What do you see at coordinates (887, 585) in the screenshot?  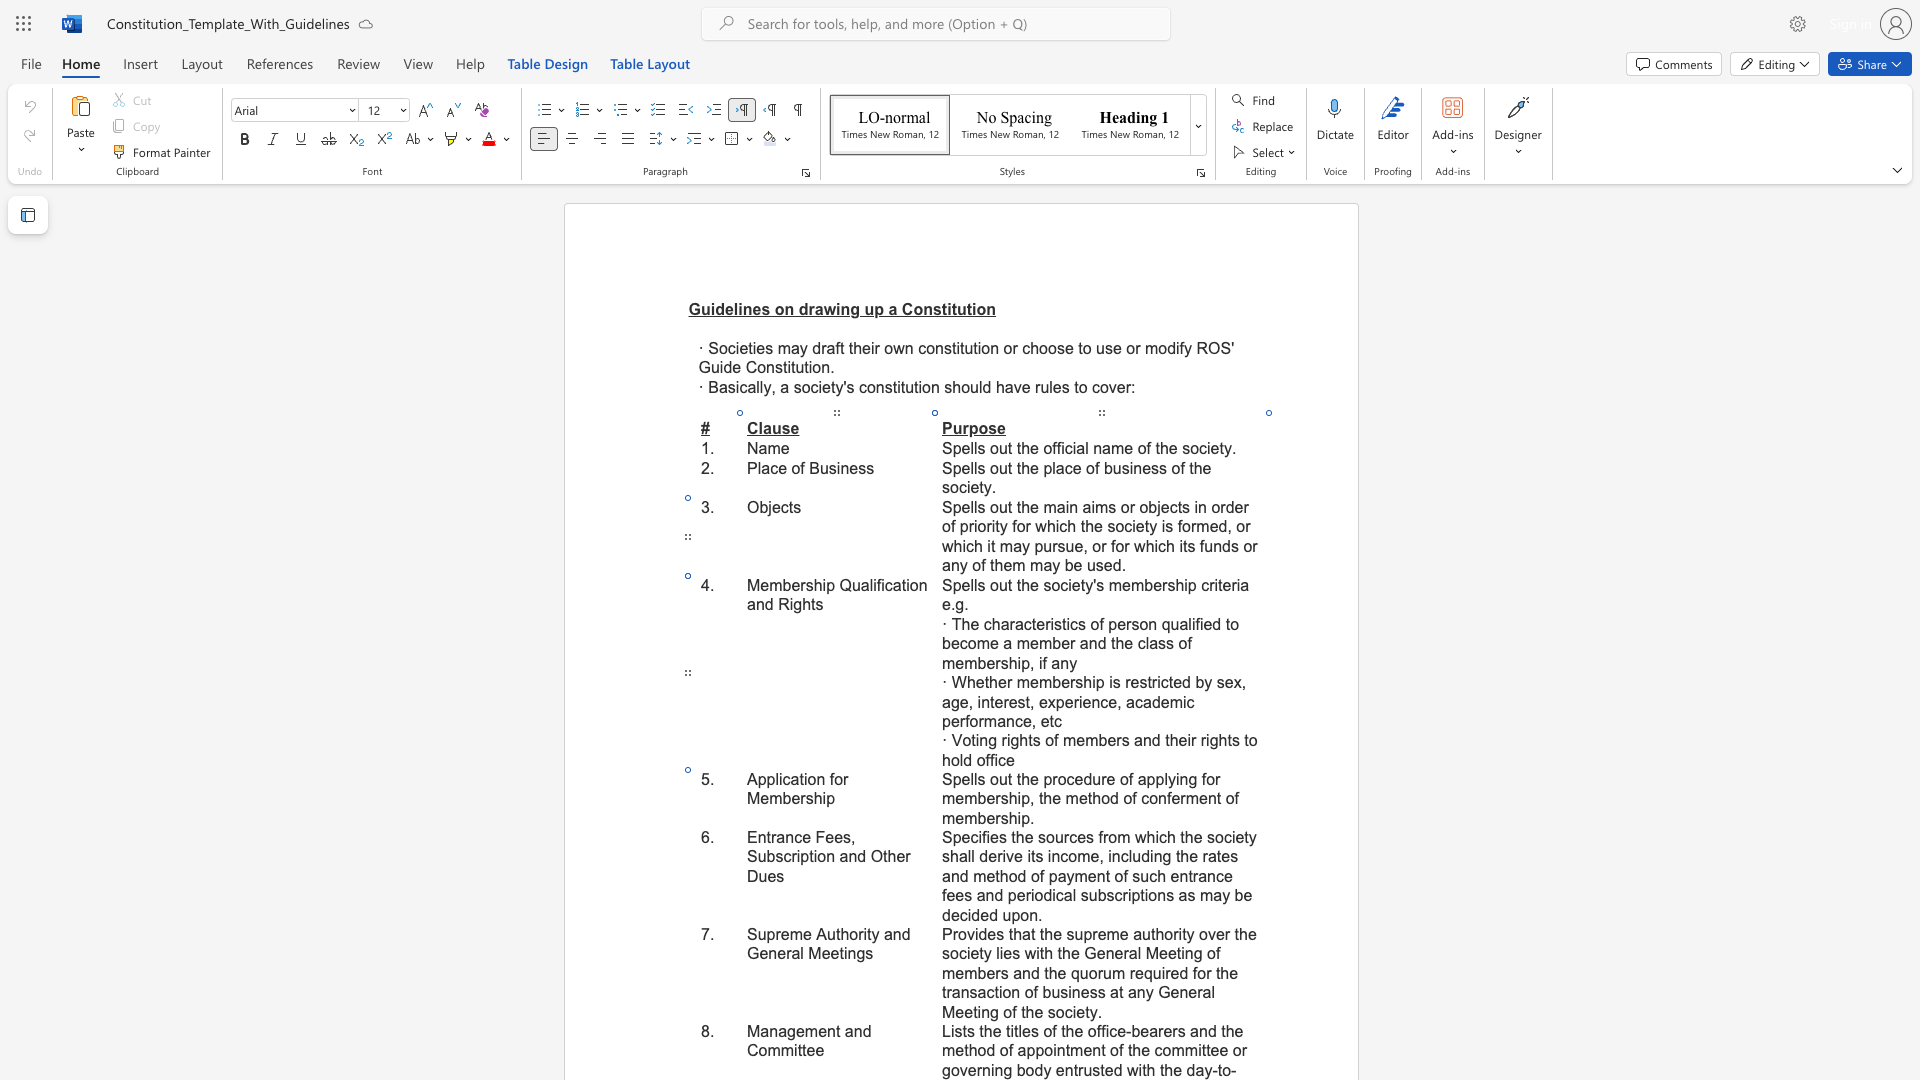 I see `the 1th character "c" in the text` at bounding box center [887, 585].